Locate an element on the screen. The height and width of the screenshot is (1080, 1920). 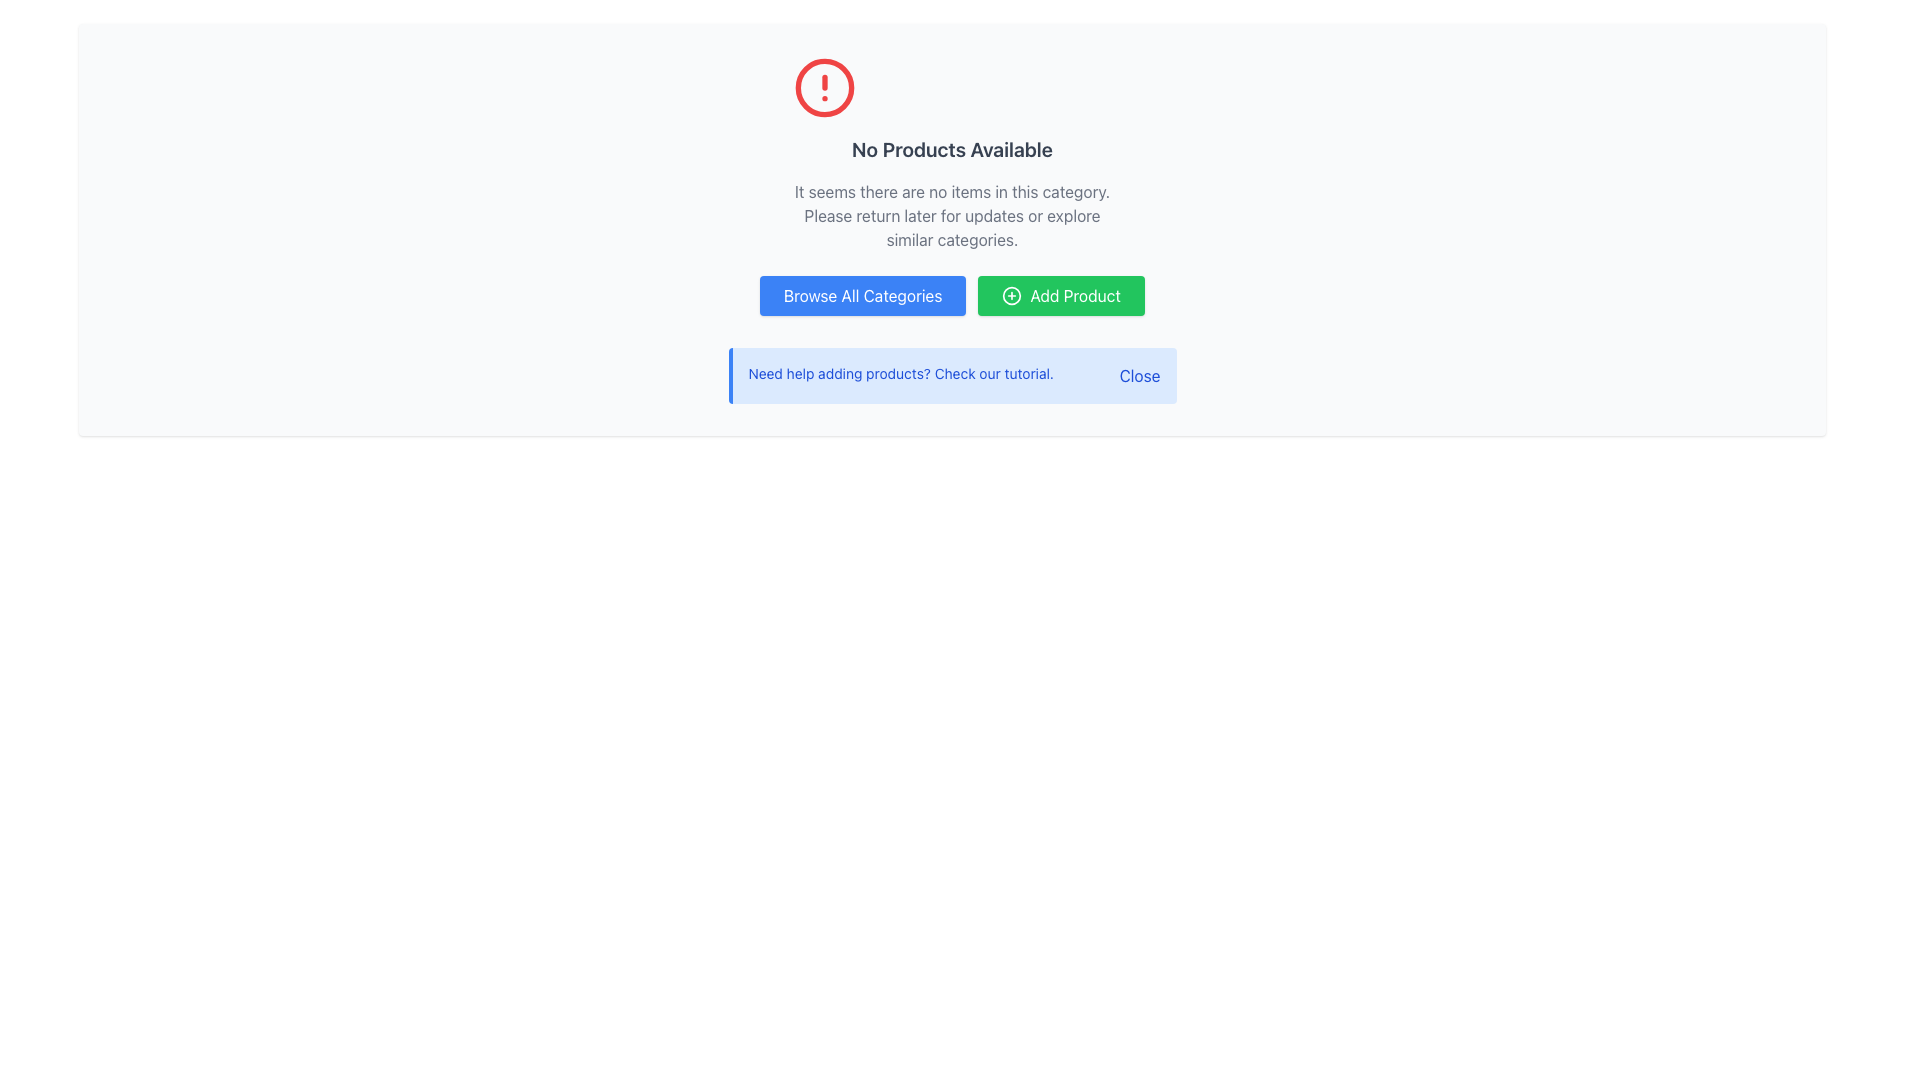
the green 'Add Product' button surrounding the circular SVG icon representing a plus symbol is located at coordinates (1012, 296).